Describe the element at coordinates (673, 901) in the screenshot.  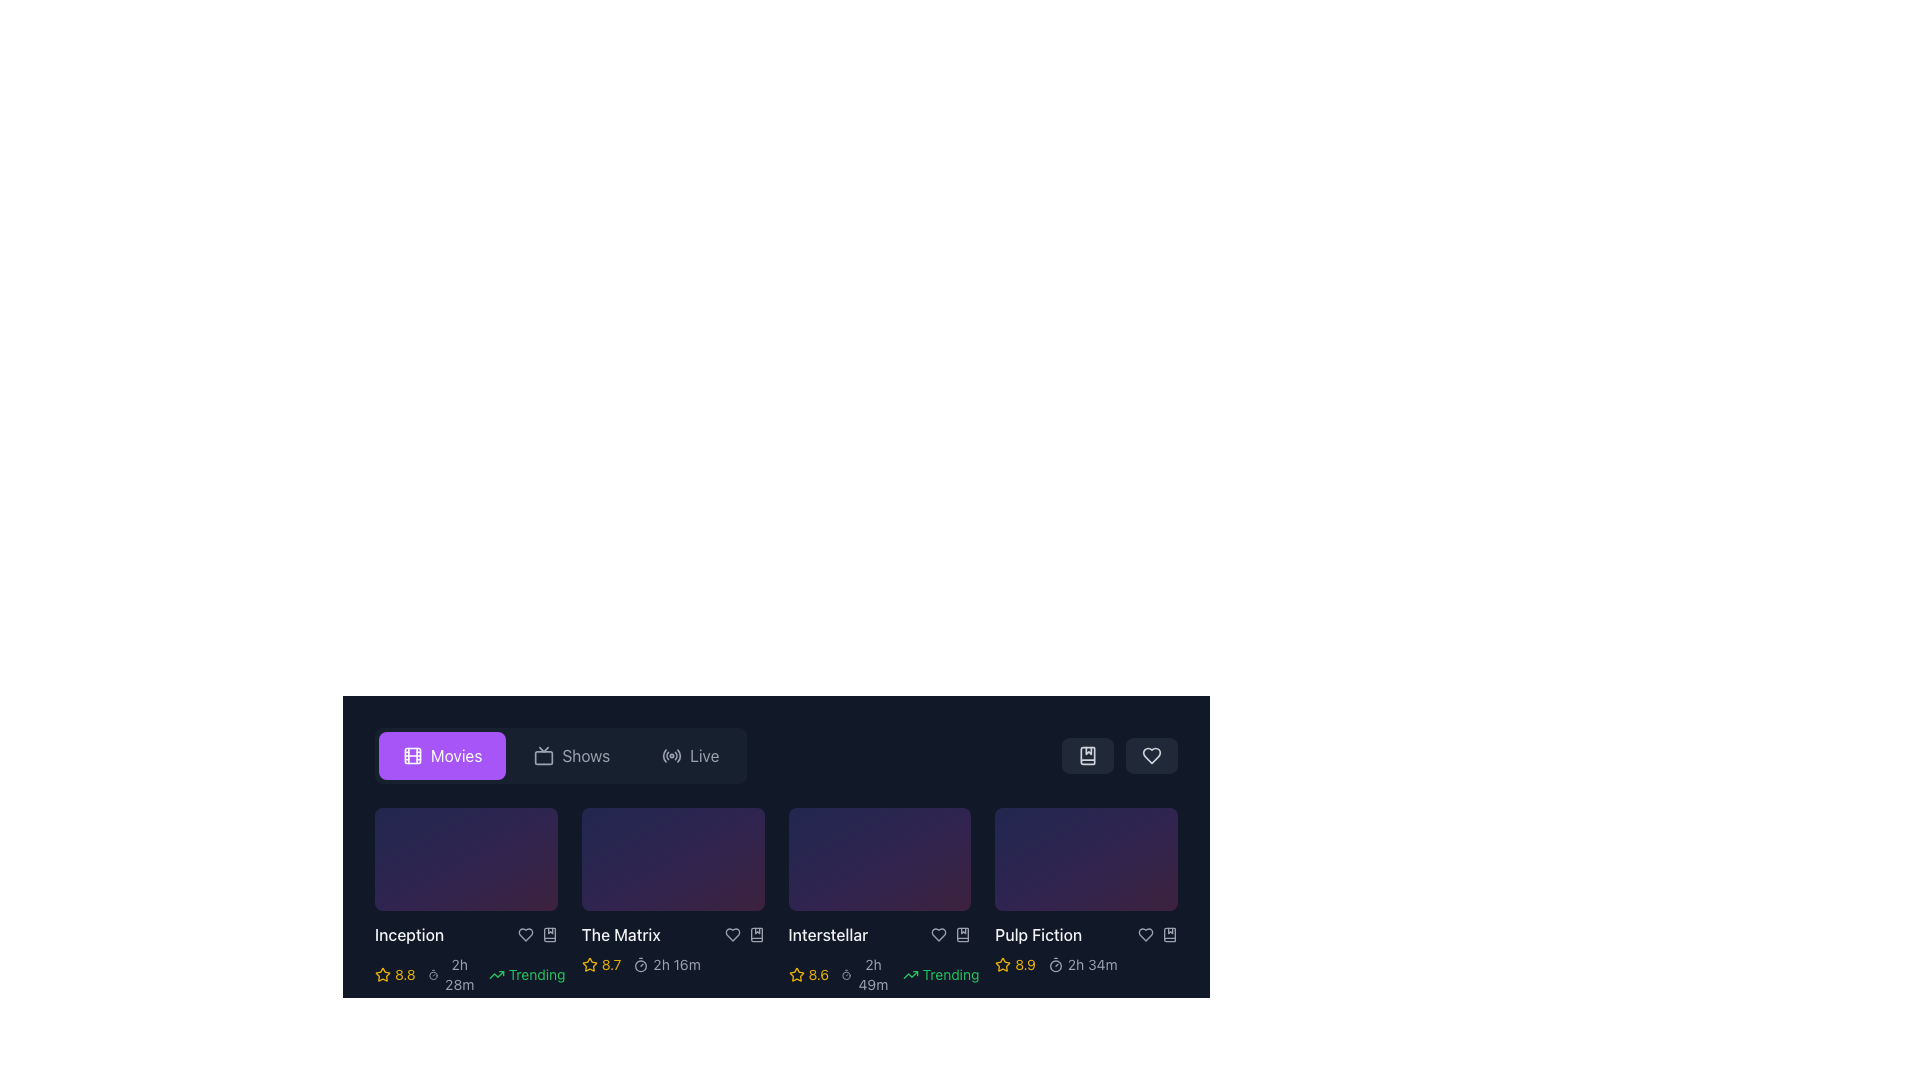
I see `the Movie card component representing the movie item in the grid interface` at that location.